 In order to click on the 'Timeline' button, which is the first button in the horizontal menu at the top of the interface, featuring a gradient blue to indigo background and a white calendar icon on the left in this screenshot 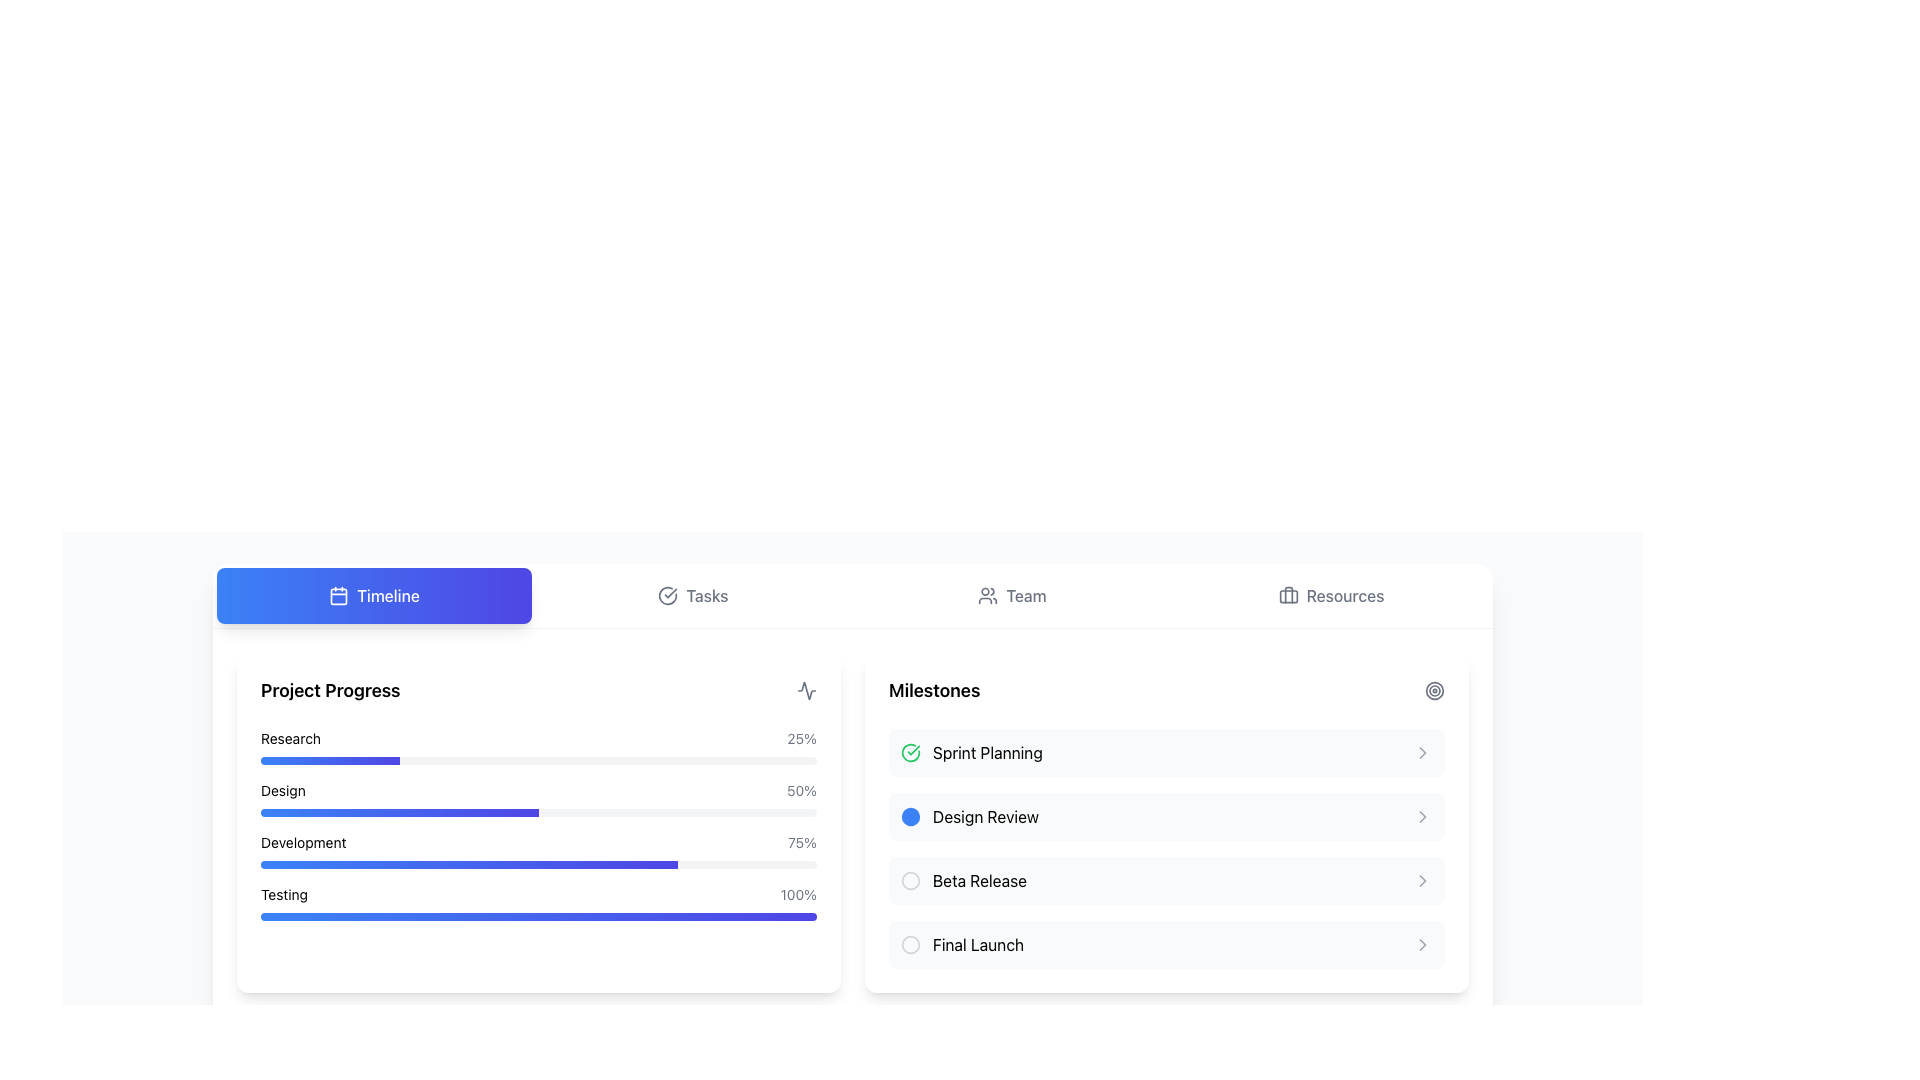, I will do `click(374, 595)`.